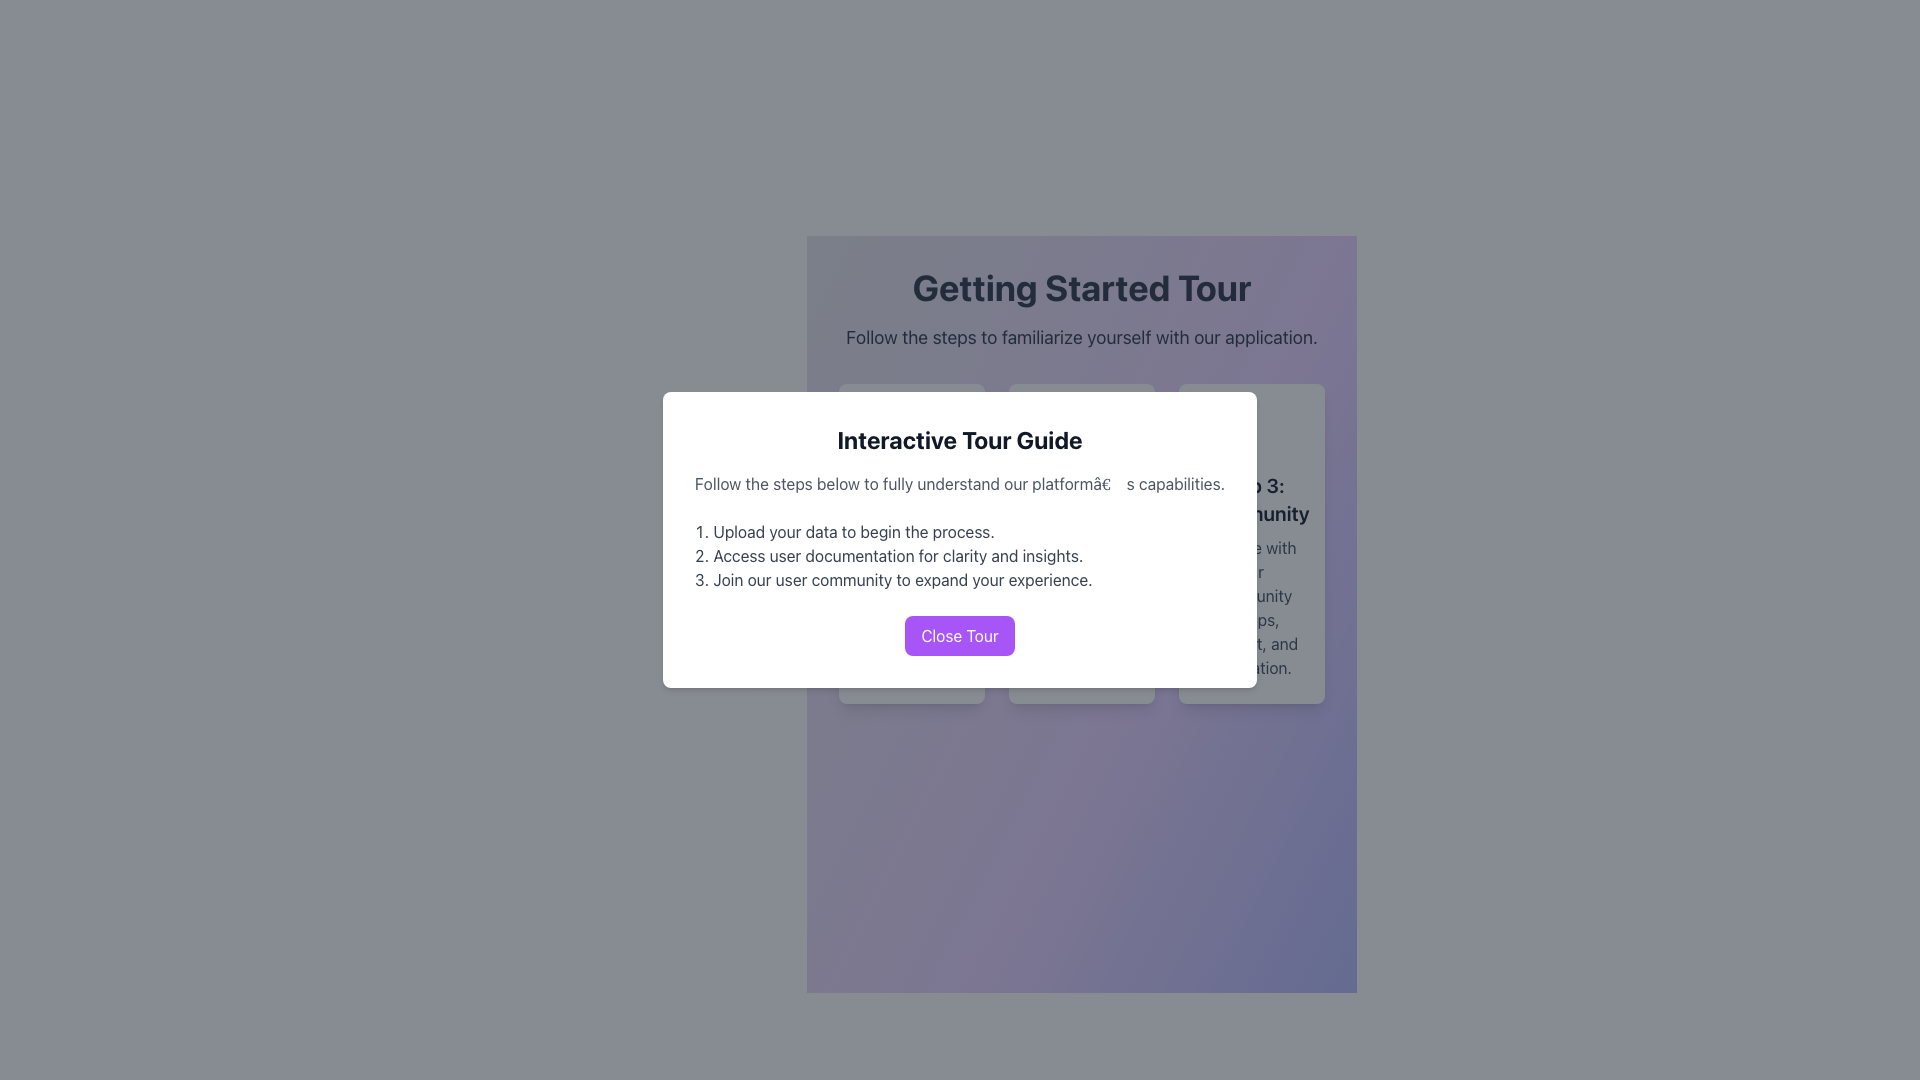  What do you see at coordinates (960, 579) in the screenshot?
I see `the third text element in a list, which has the numbered prefix '3.' and the content 'Join our user community to expand your experience.'` at bounding box center [960, 579].